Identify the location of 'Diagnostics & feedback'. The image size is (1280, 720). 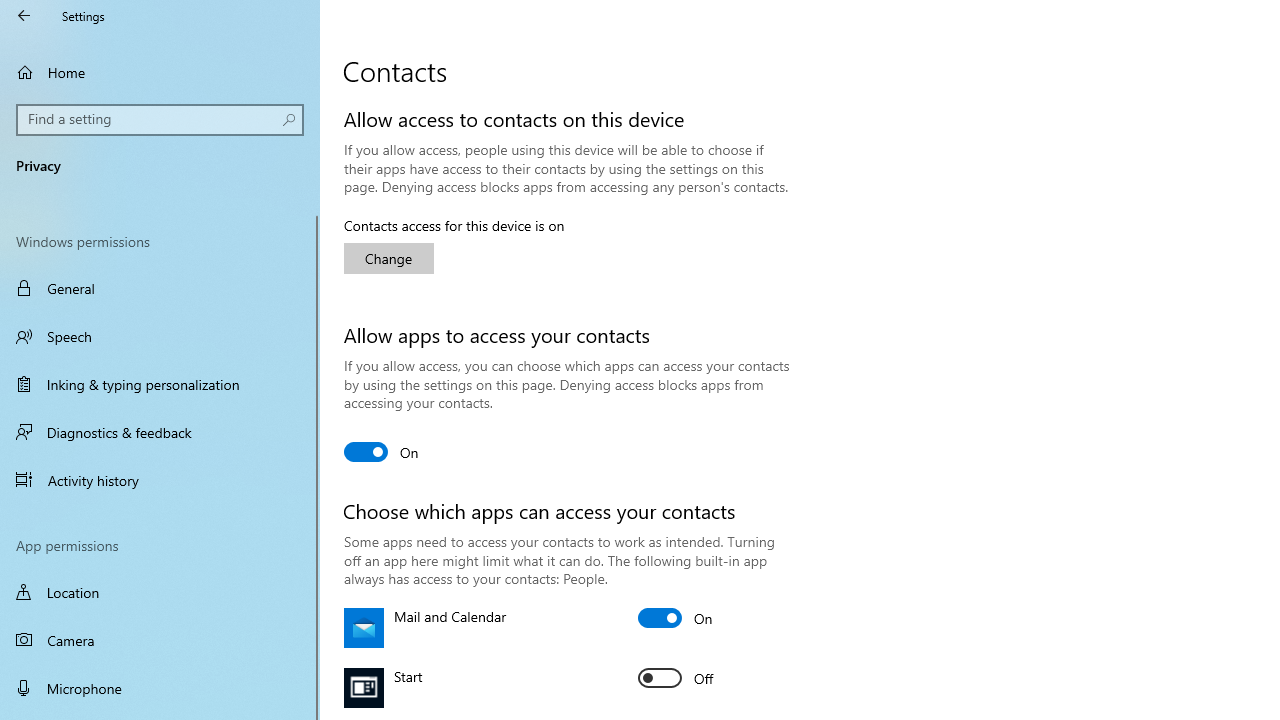
(160, 431).